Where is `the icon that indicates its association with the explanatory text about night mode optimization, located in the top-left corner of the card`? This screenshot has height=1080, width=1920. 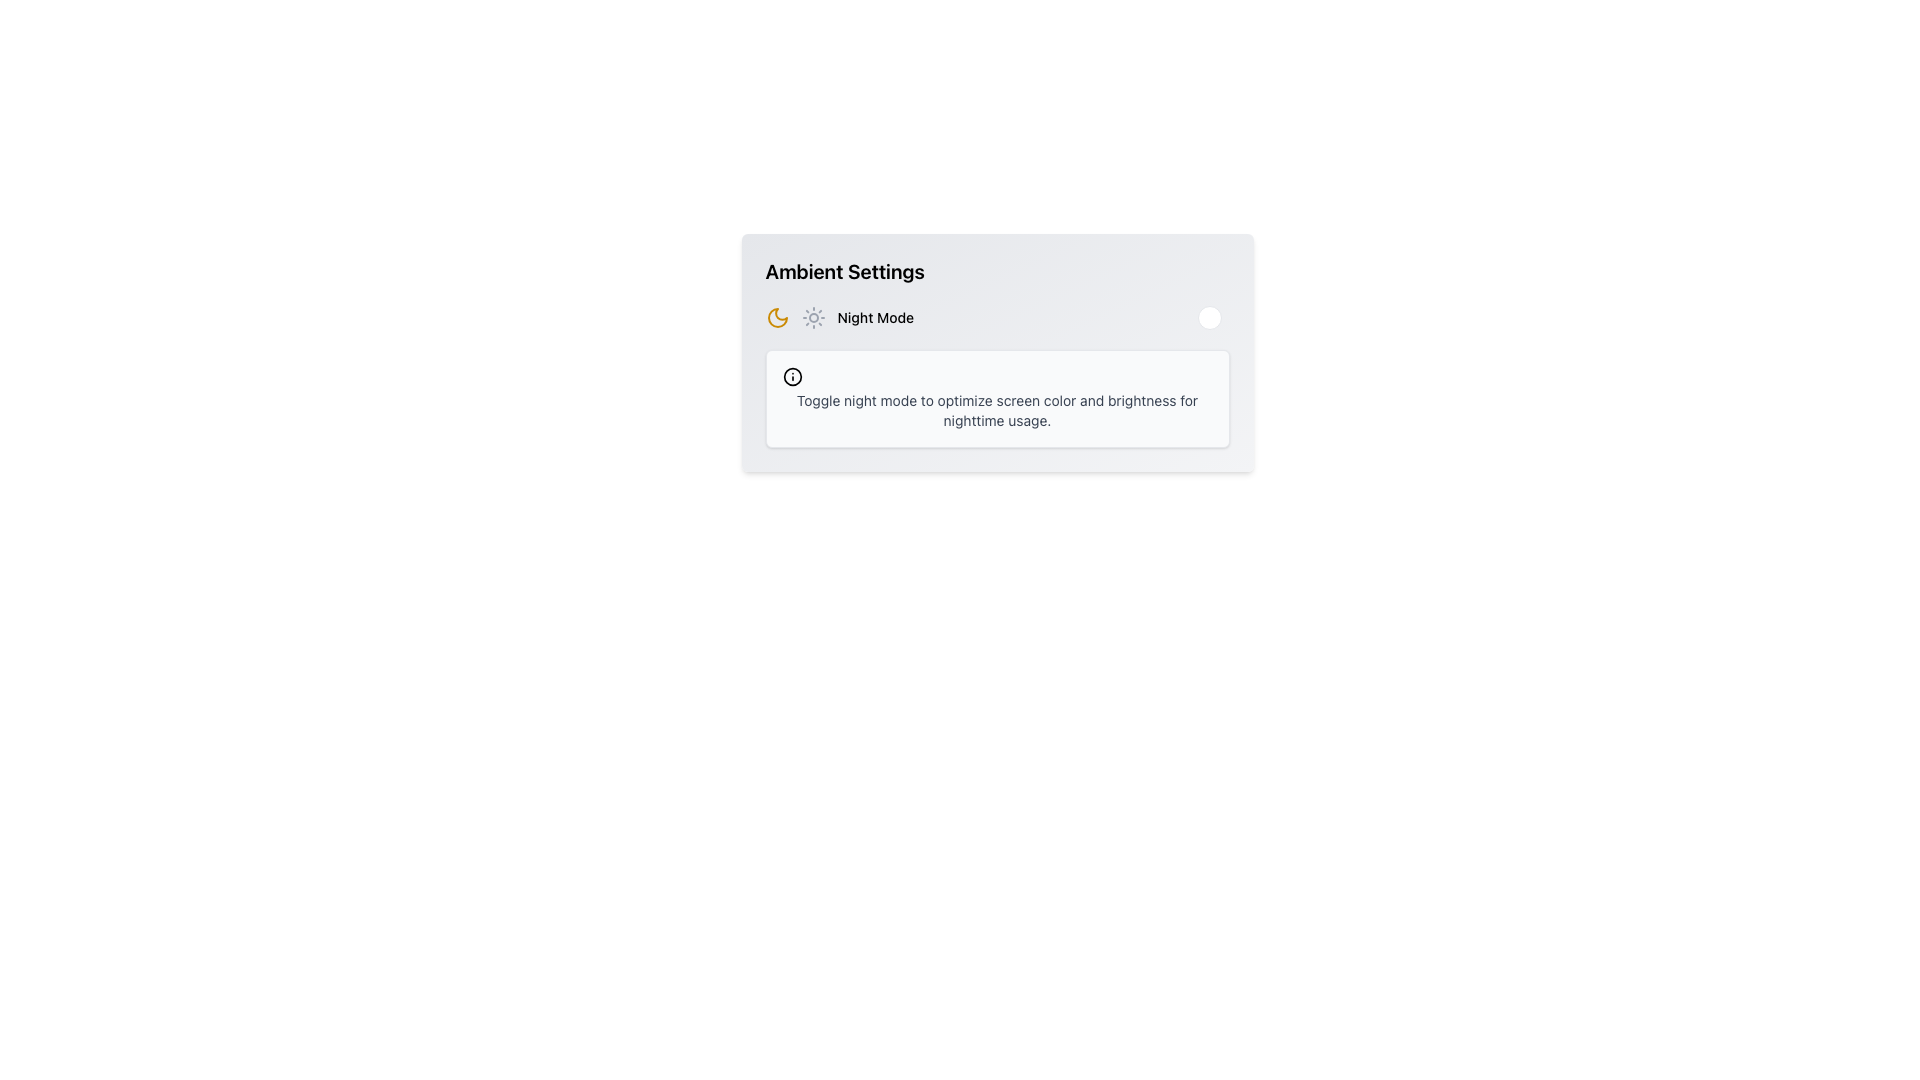 the icon that indicates its association with the explanatory text about night mode optimization, located in the top-left corner of the card is located at coordinates (791, 377).